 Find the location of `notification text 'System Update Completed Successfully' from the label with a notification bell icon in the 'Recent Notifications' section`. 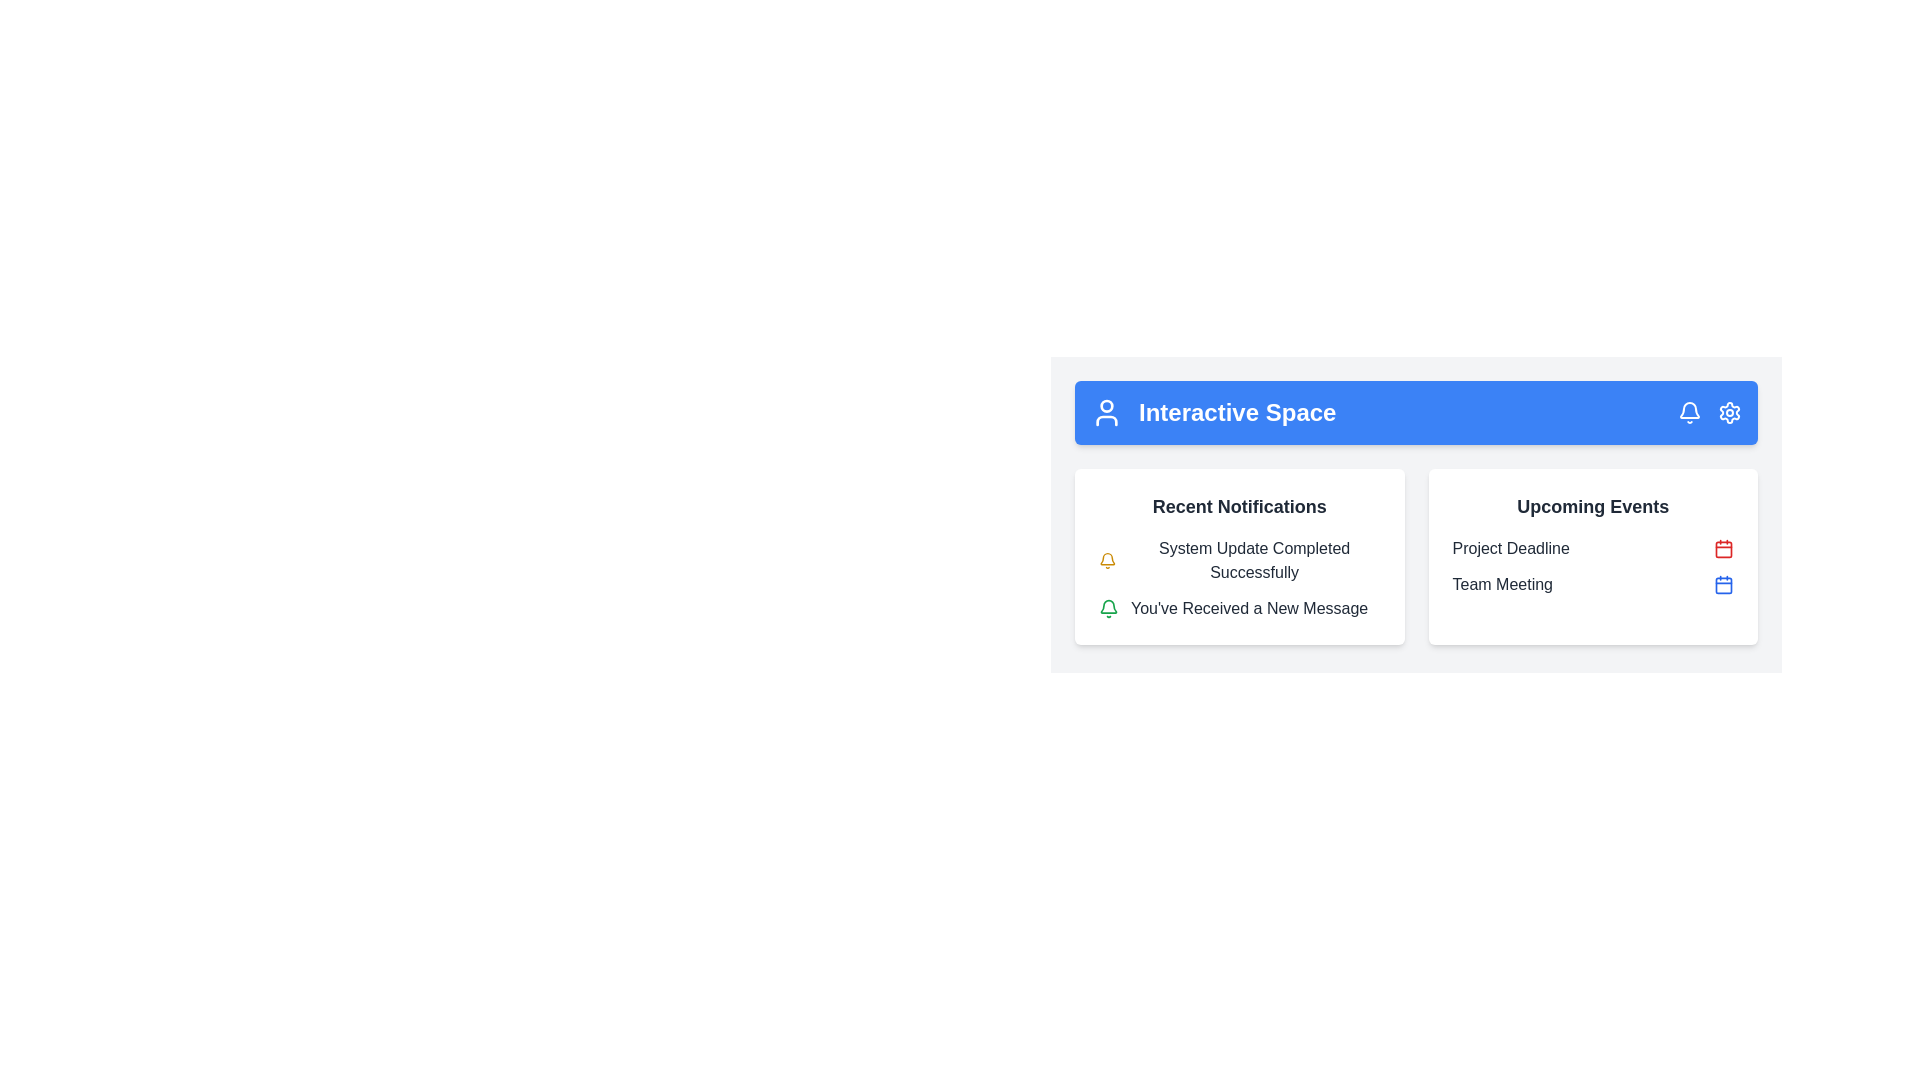

notification text 'System Update Completed Successfully' from the label with a notification bell icon in the 'Recent Notifications' section is located at coordinates (1238, 560).